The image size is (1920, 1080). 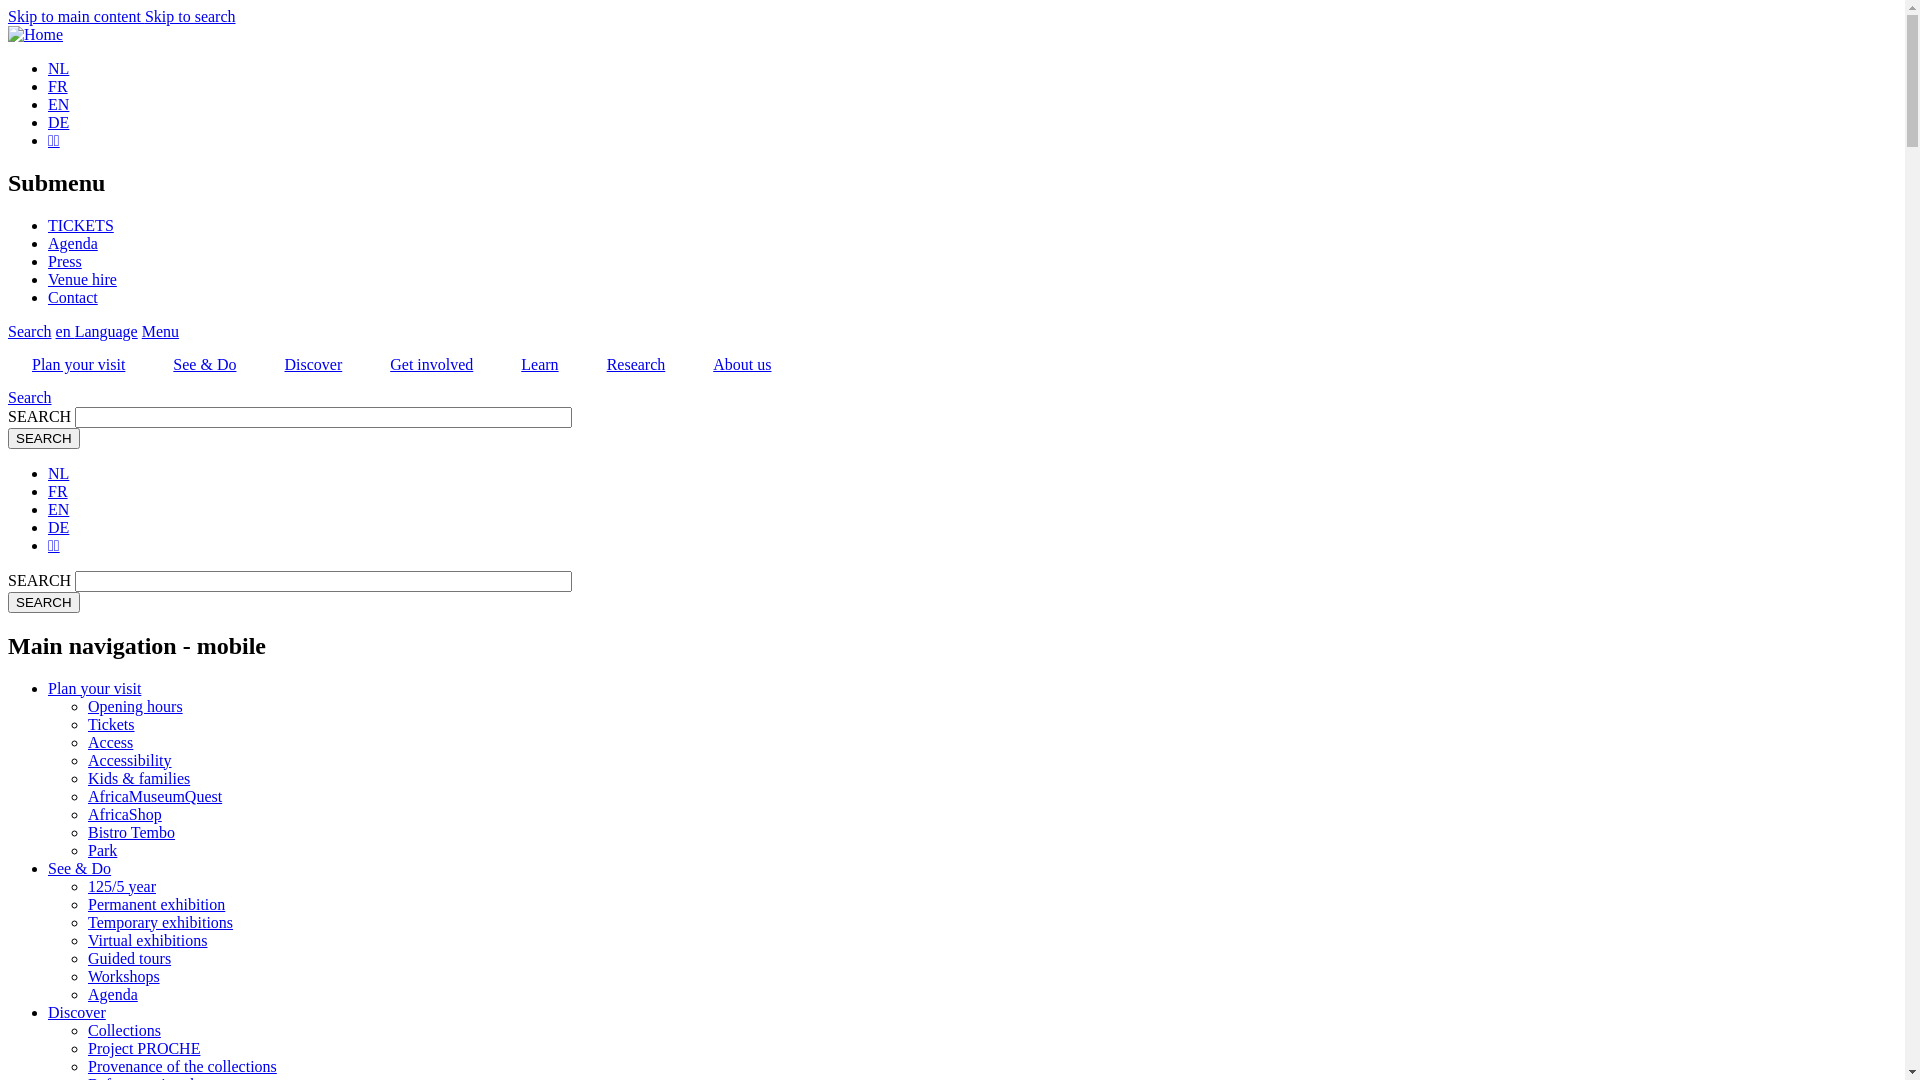 I want to click on 'See & Do', so click(x=79, y=867).